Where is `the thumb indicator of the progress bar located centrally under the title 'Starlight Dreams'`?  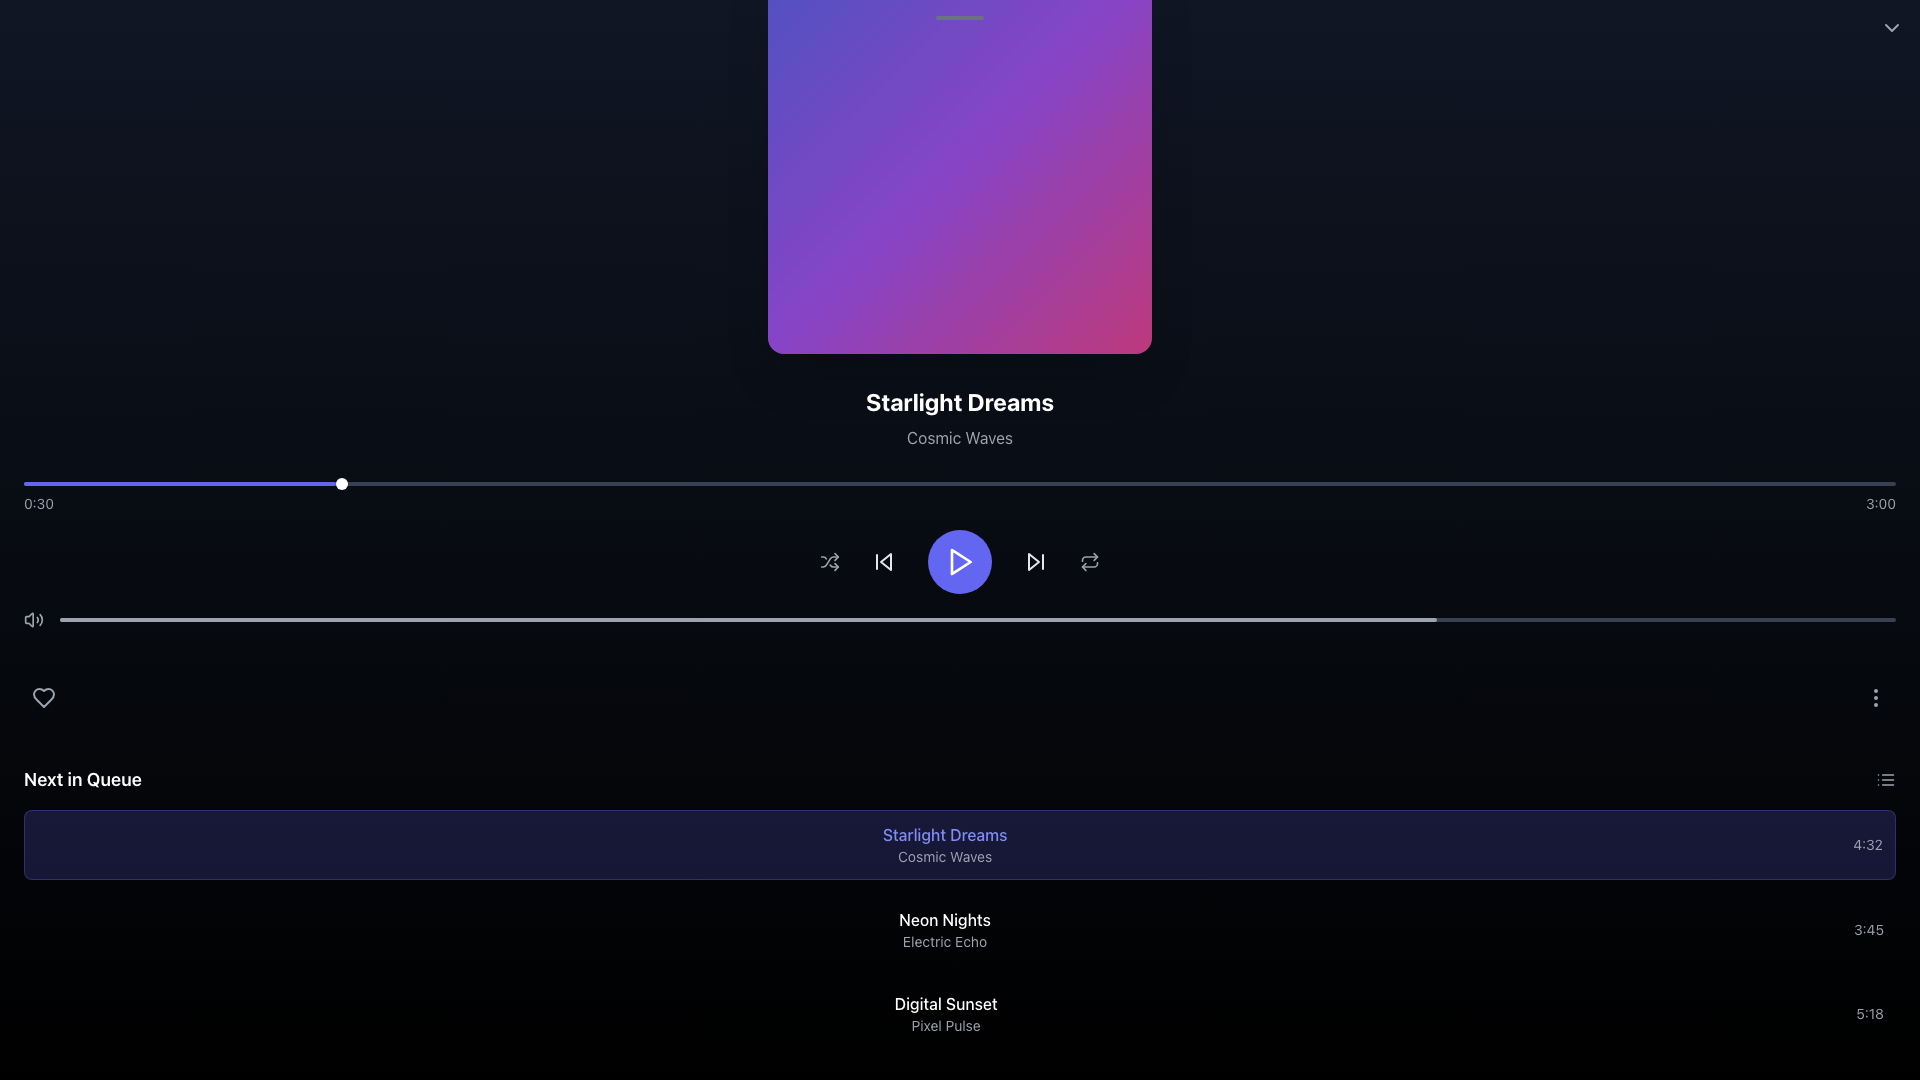
the thumb indicator of the progress bar located centrally under the title 'Starlight Dreams' is located at coordinates (960, 483).